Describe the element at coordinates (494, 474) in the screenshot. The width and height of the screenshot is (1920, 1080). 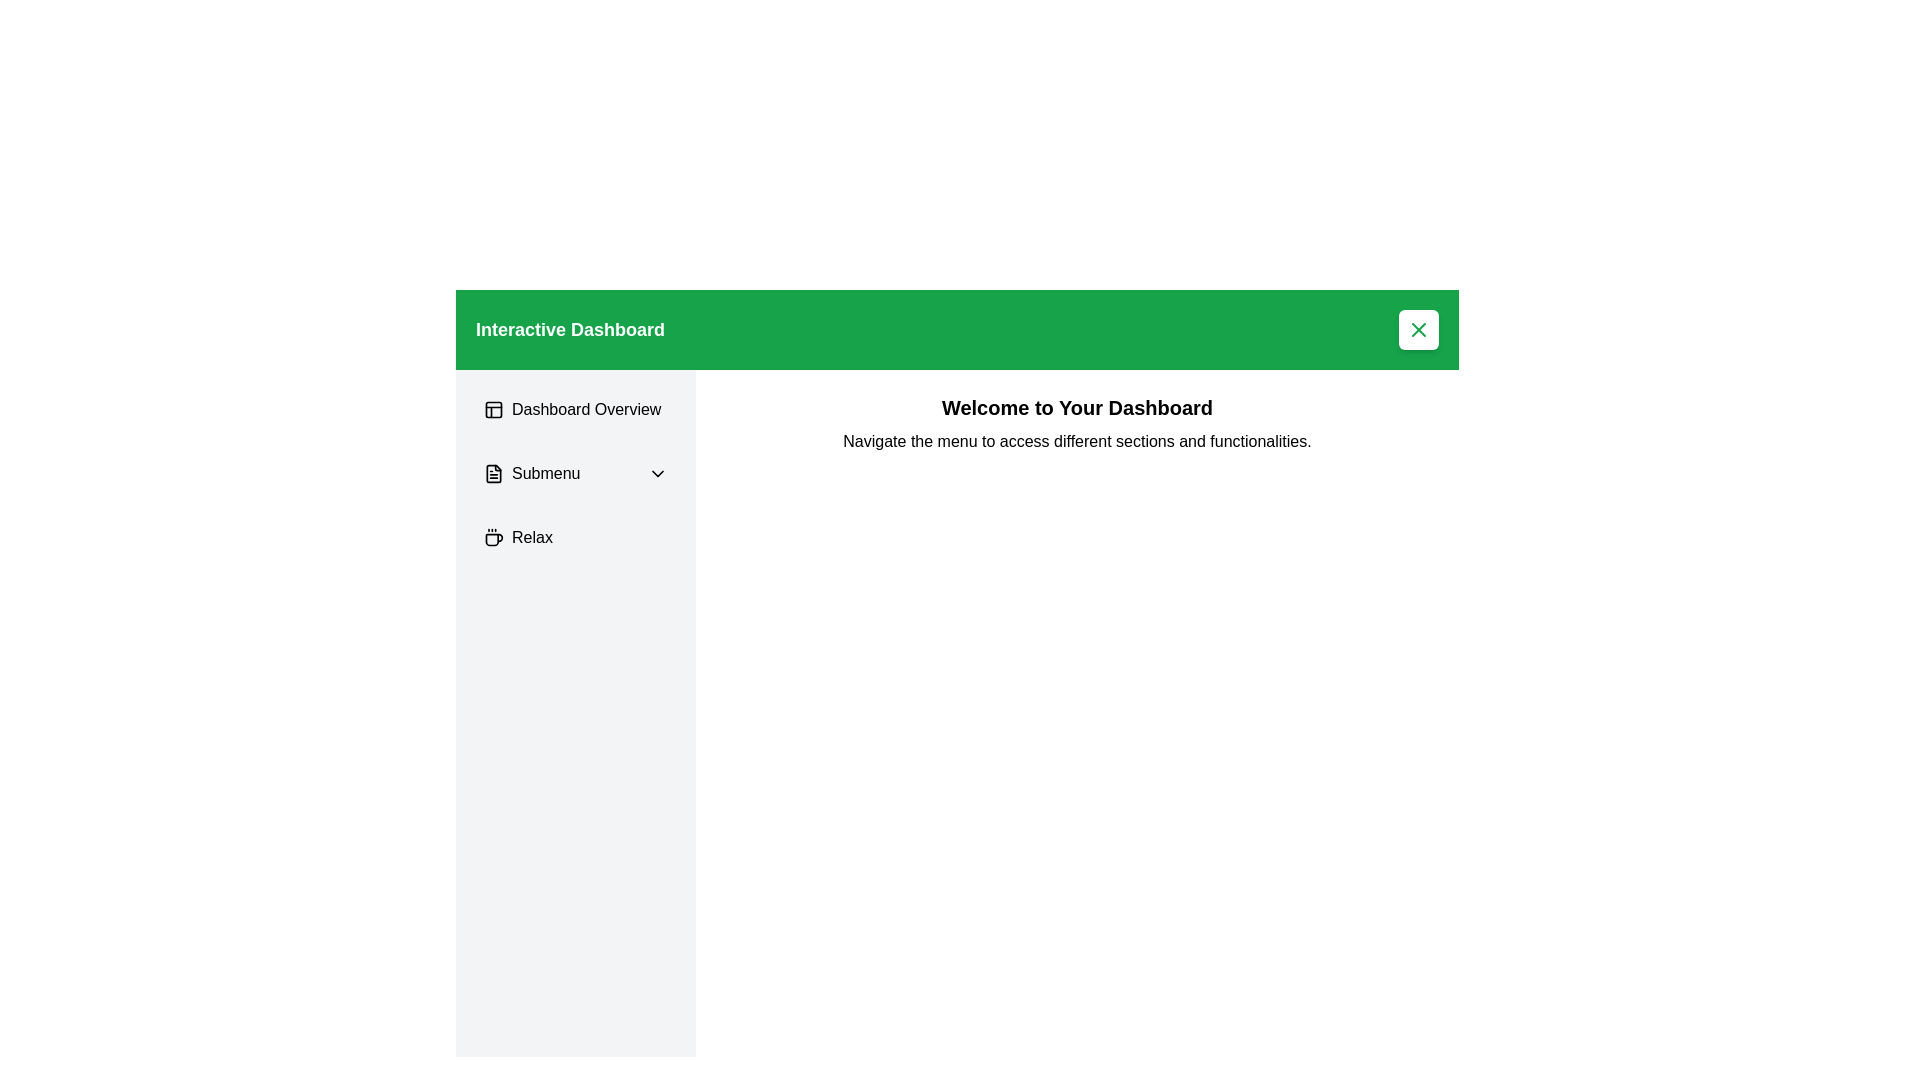
I see `the 'Submenu' icon located in the vertical sidebar menu, which is directly to the left of the text 'Submenu'` at that location.